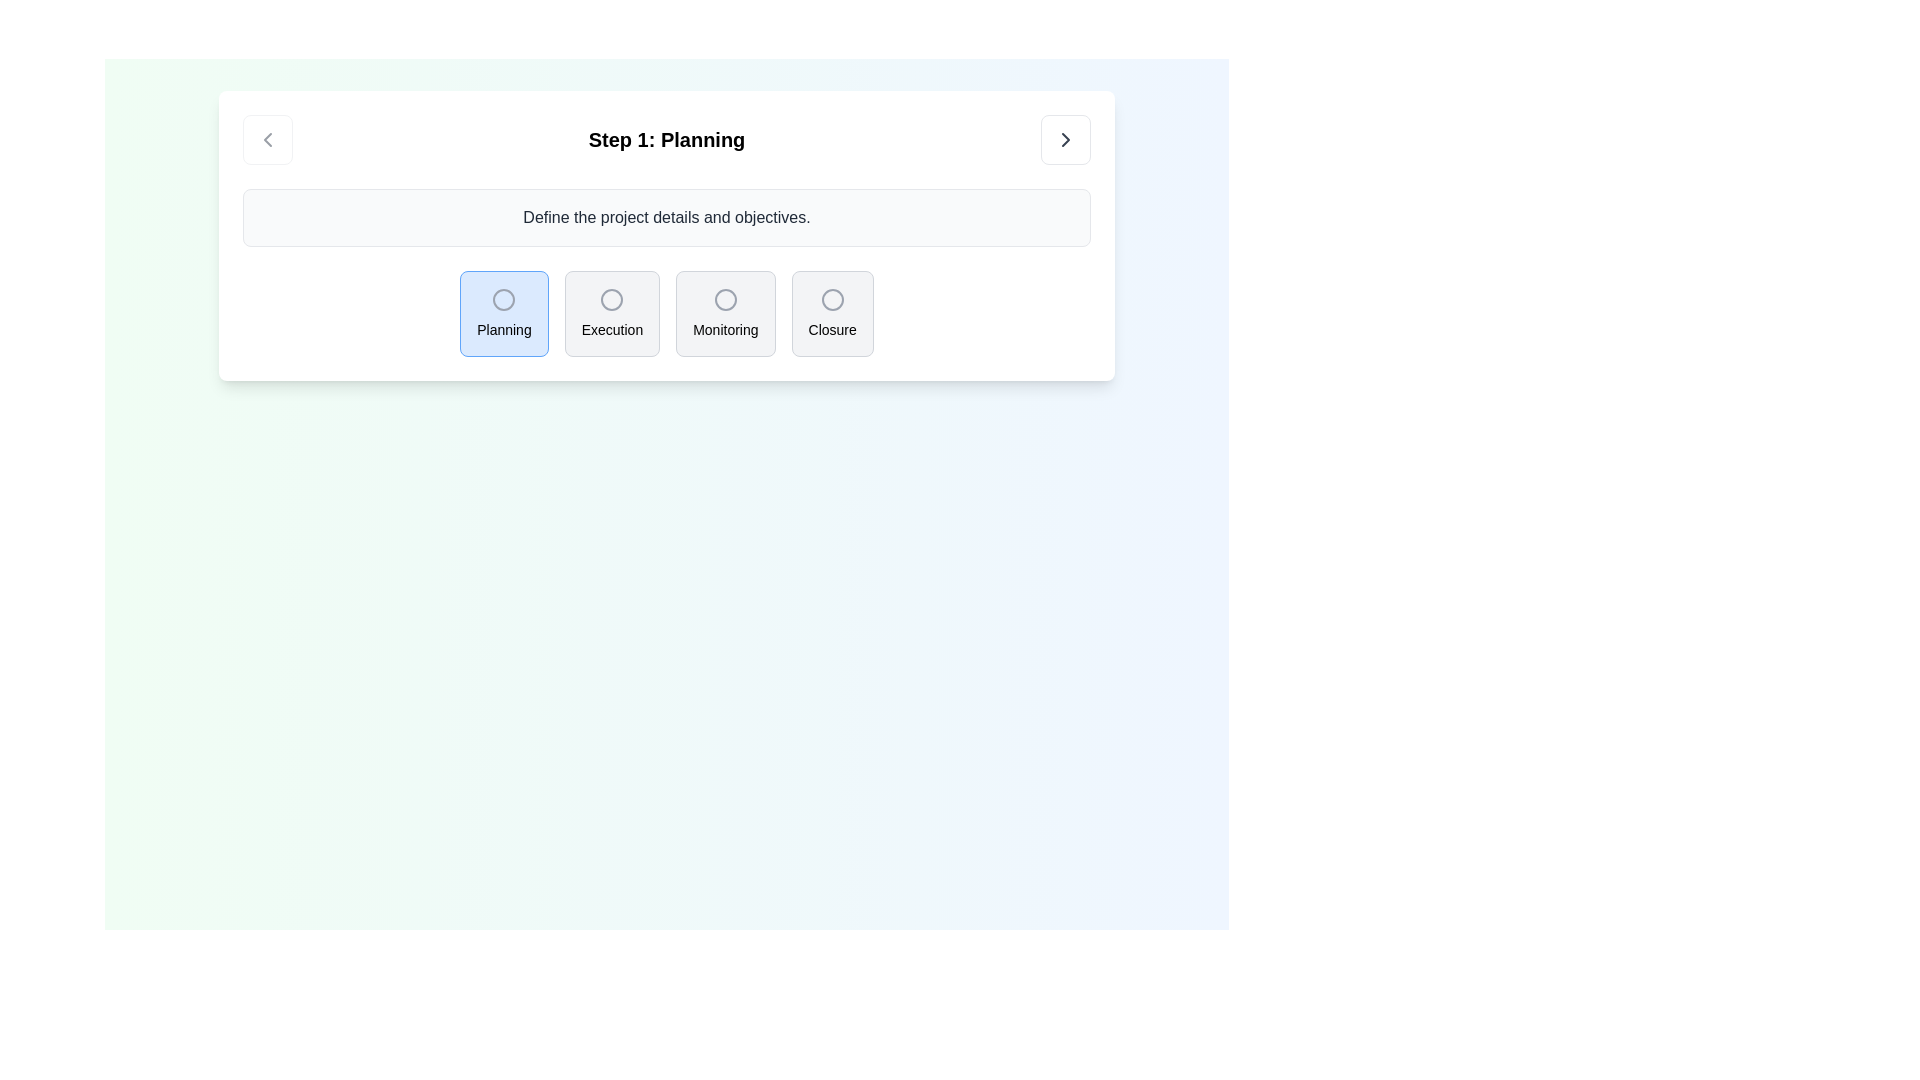 Image resolution: width=1920 pixels, height=1080 pixels. I want to click on the text label displaying 'Step 1: Planning', which is bold and center-aligned, positioned centrally between navigational icons, so click(667, 138).